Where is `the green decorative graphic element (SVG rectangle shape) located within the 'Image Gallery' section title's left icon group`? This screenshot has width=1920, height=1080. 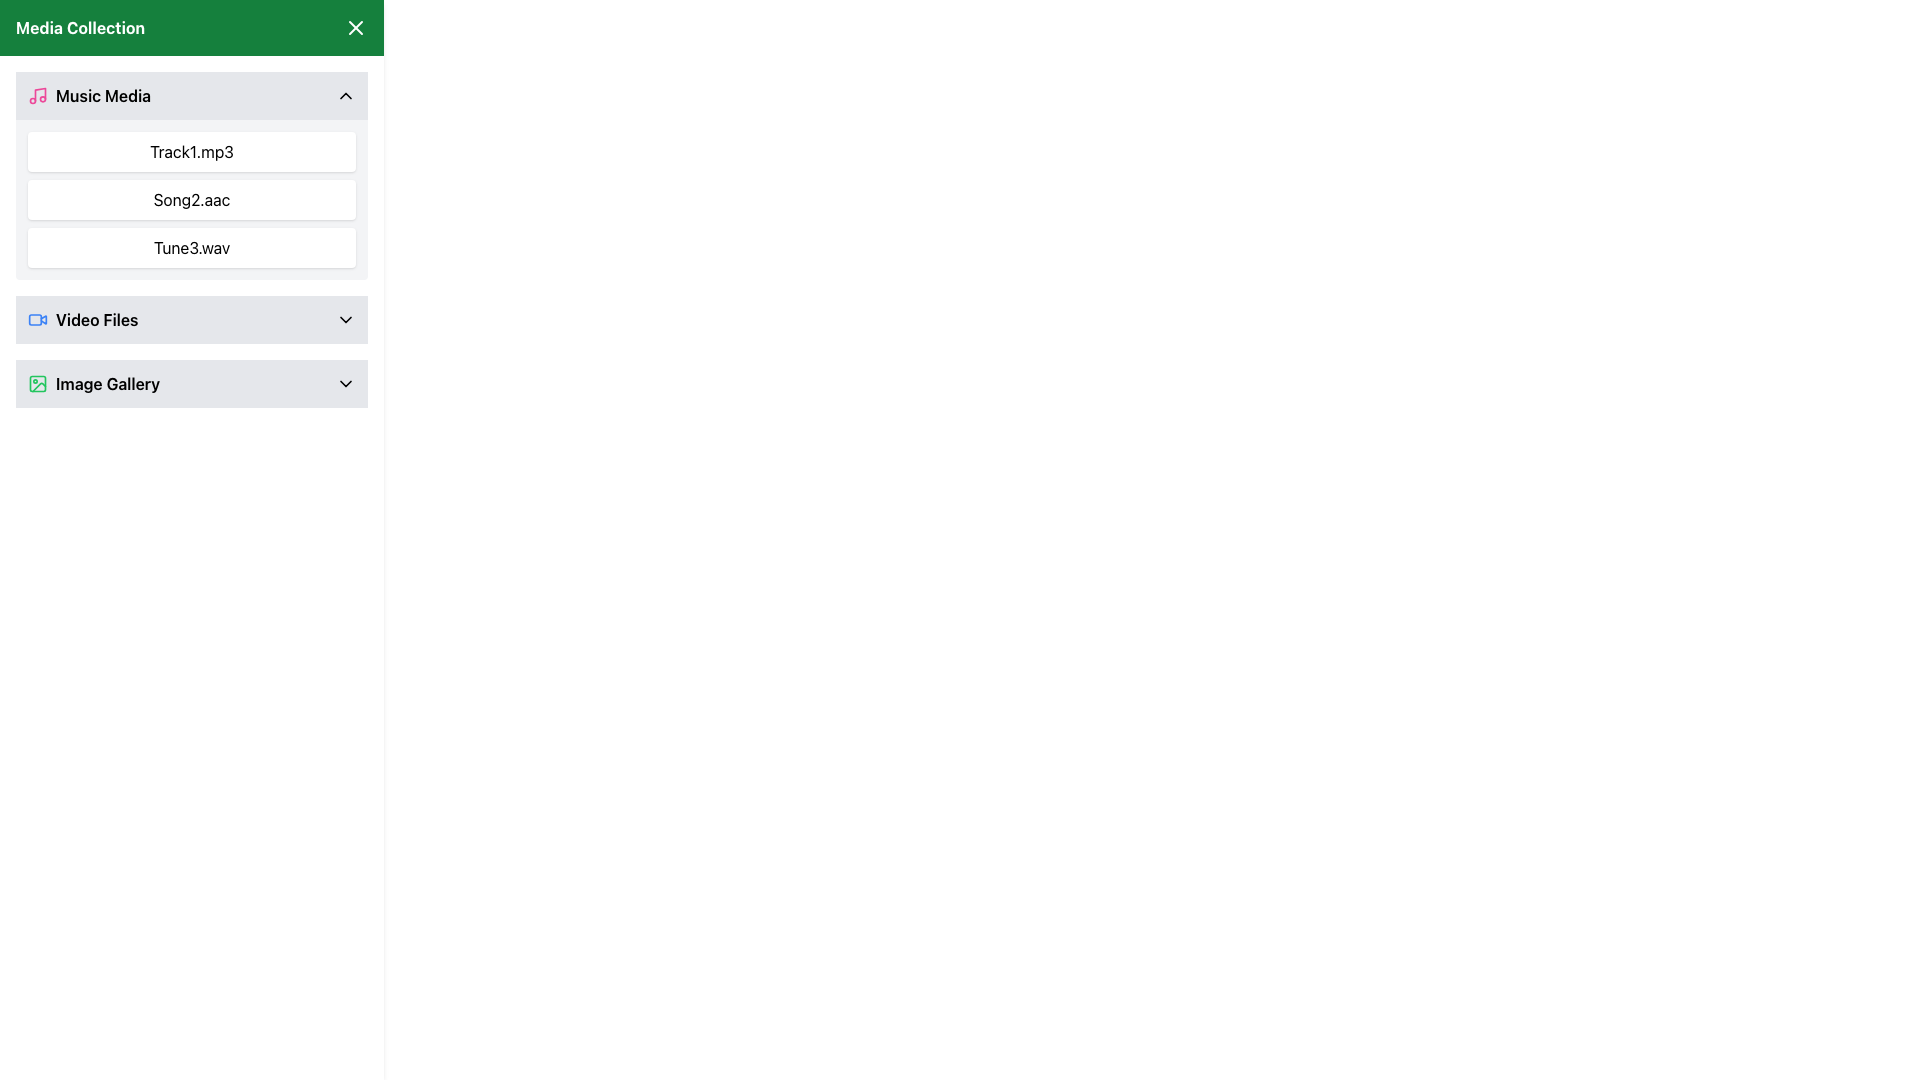 the green decorative graphic element (SVG rectangle shape) located within the 'Image Gallery' section title's left icon group is located at coordinates (38, 384).